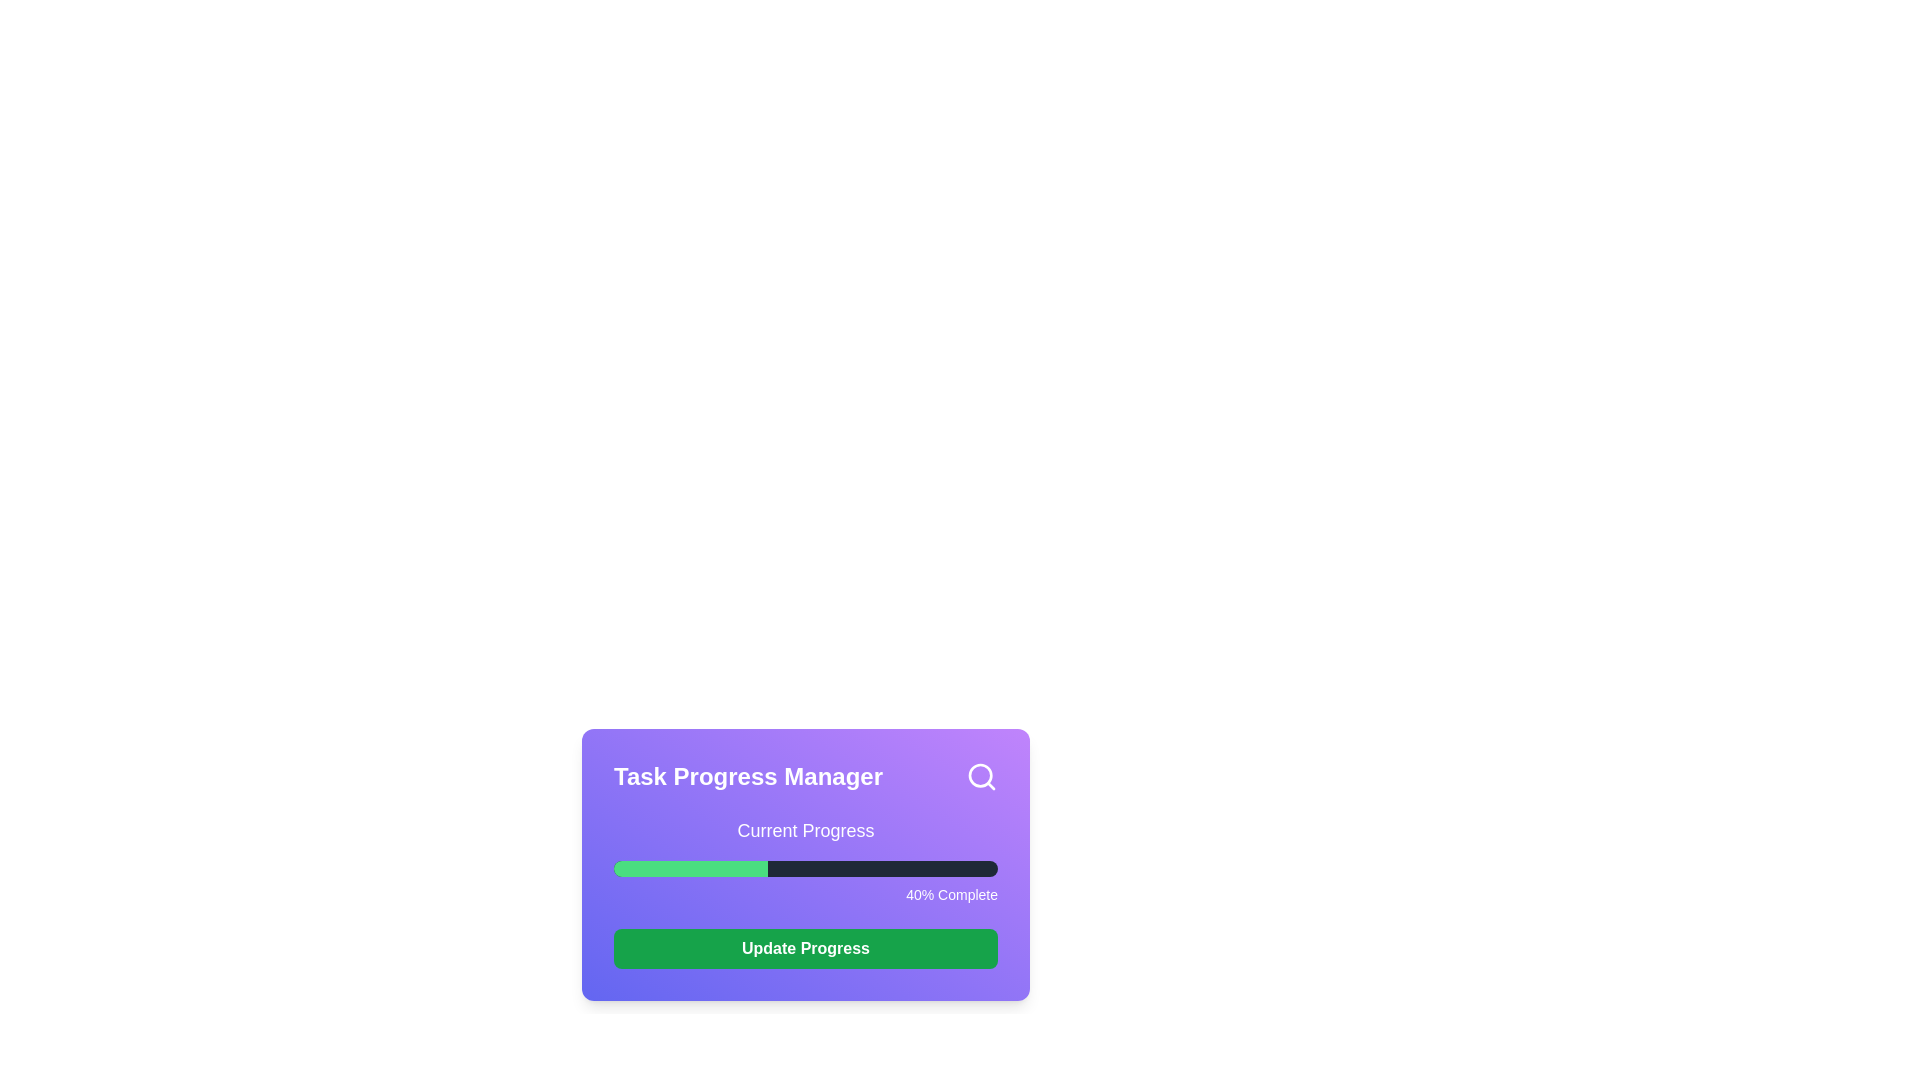 This screenshot has height=1080, width=1920. Describe the element at coordinates (982, 775) in the screenshot. I see `the magnifying glass icon located at the top-right corner of the interface` at that location.